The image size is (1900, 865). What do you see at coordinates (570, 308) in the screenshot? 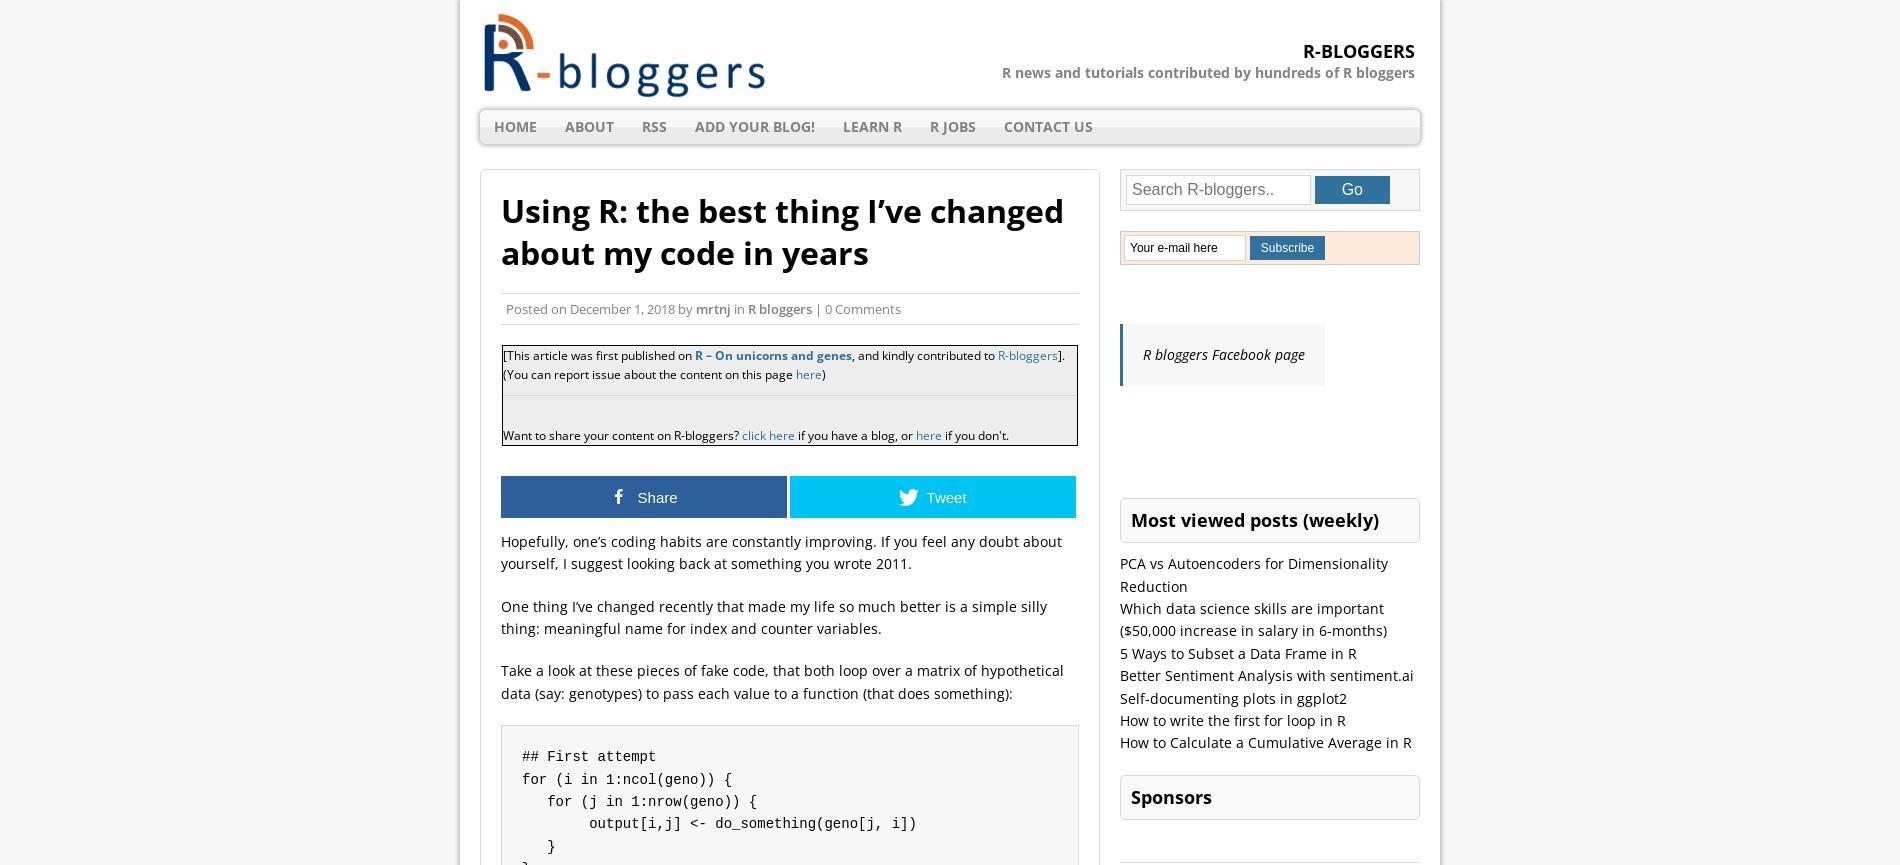
I see `'December 1, 2018'` at bounding box center [570, 308].